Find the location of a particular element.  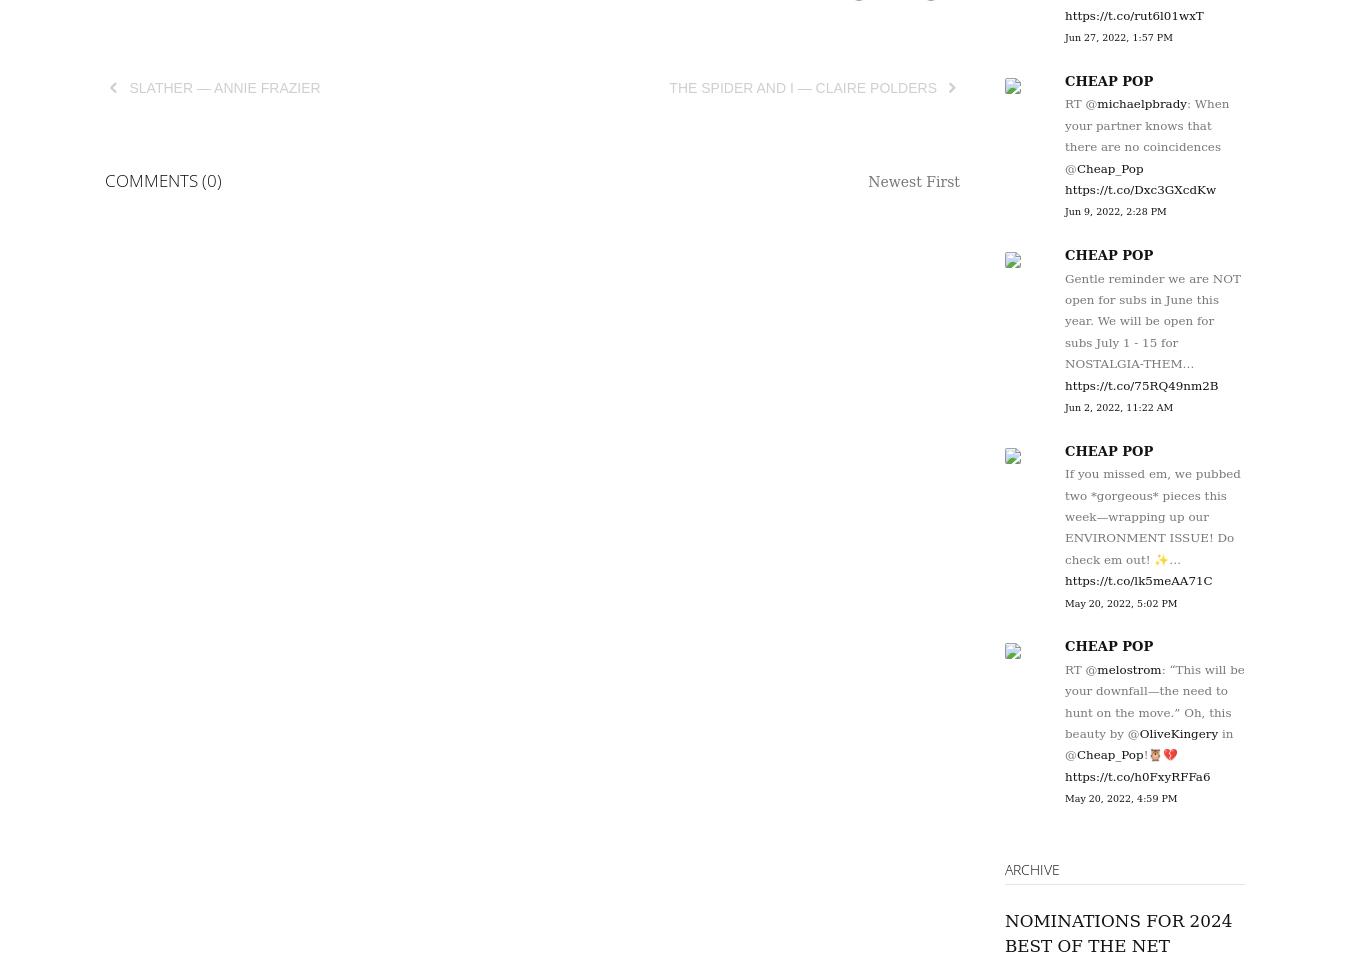

'Comments (0)' is located at coordinates (163, 178).